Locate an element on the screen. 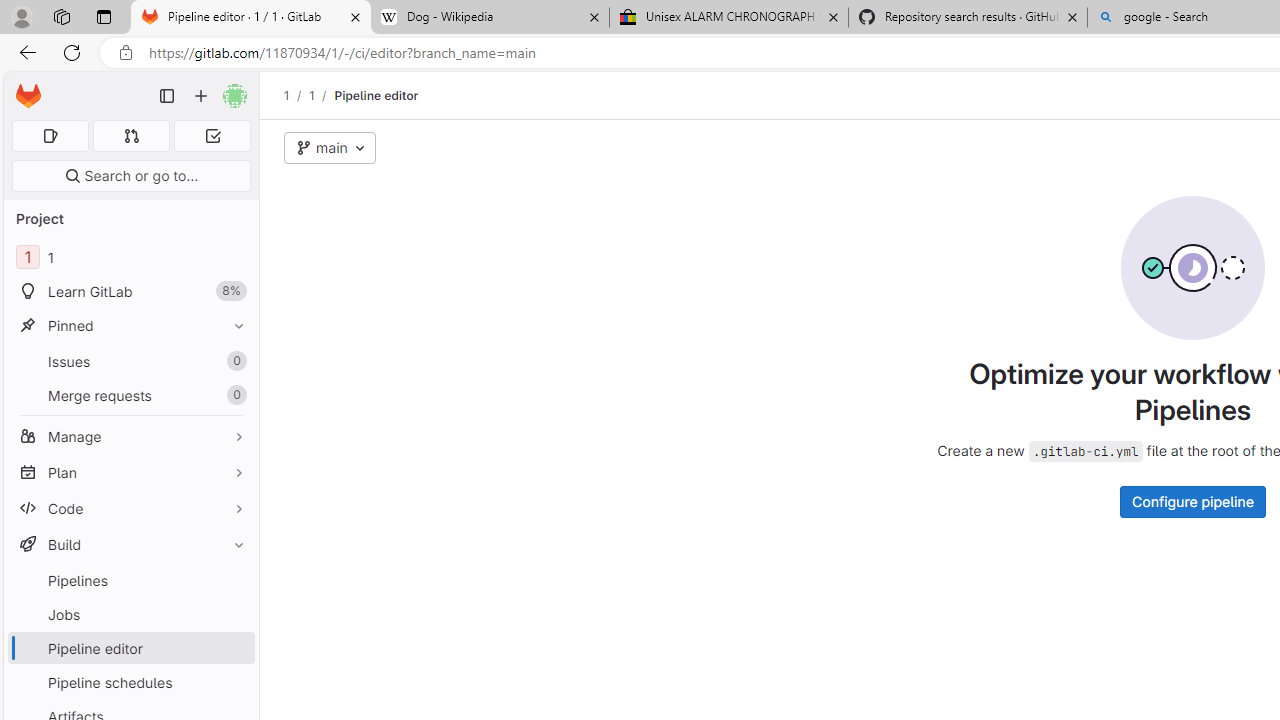 This screenshot has width=1280, height=720. 'Pipelines' is located at coordinates (130, 580).